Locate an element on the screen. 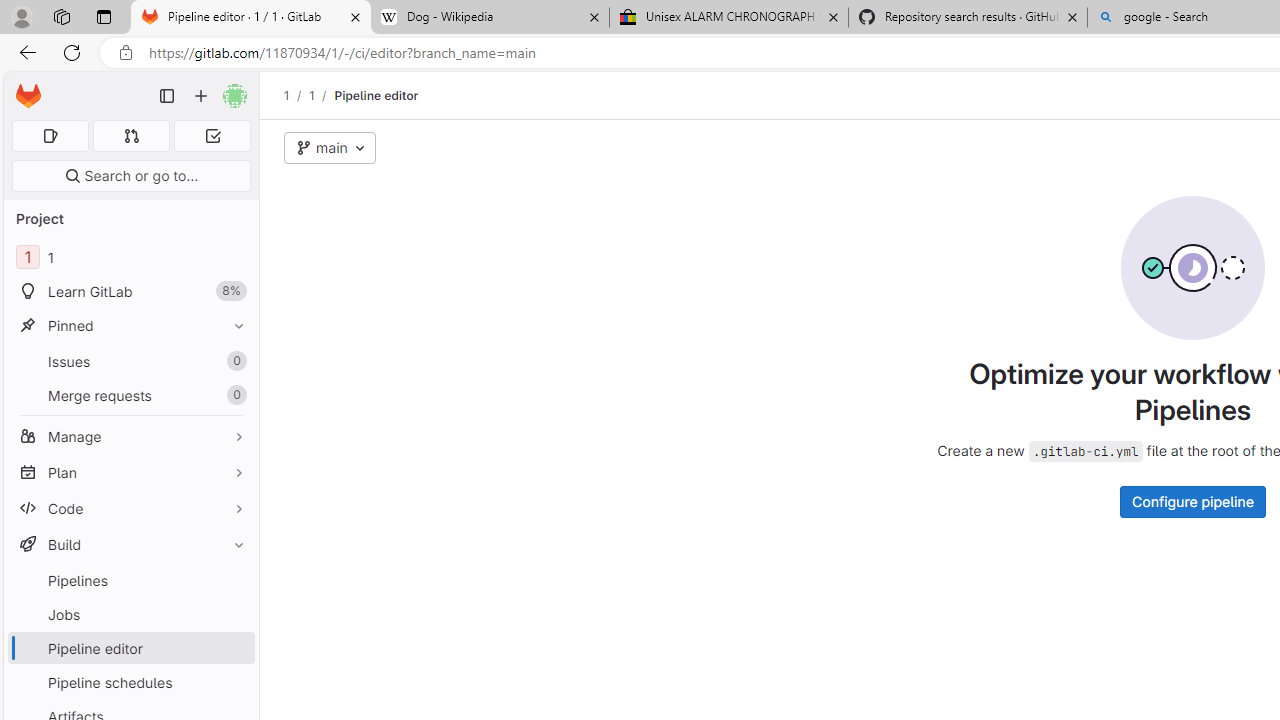 This screenshot has width=1280, height=720. 'Pipelines' is located at coordinates (130, 580).